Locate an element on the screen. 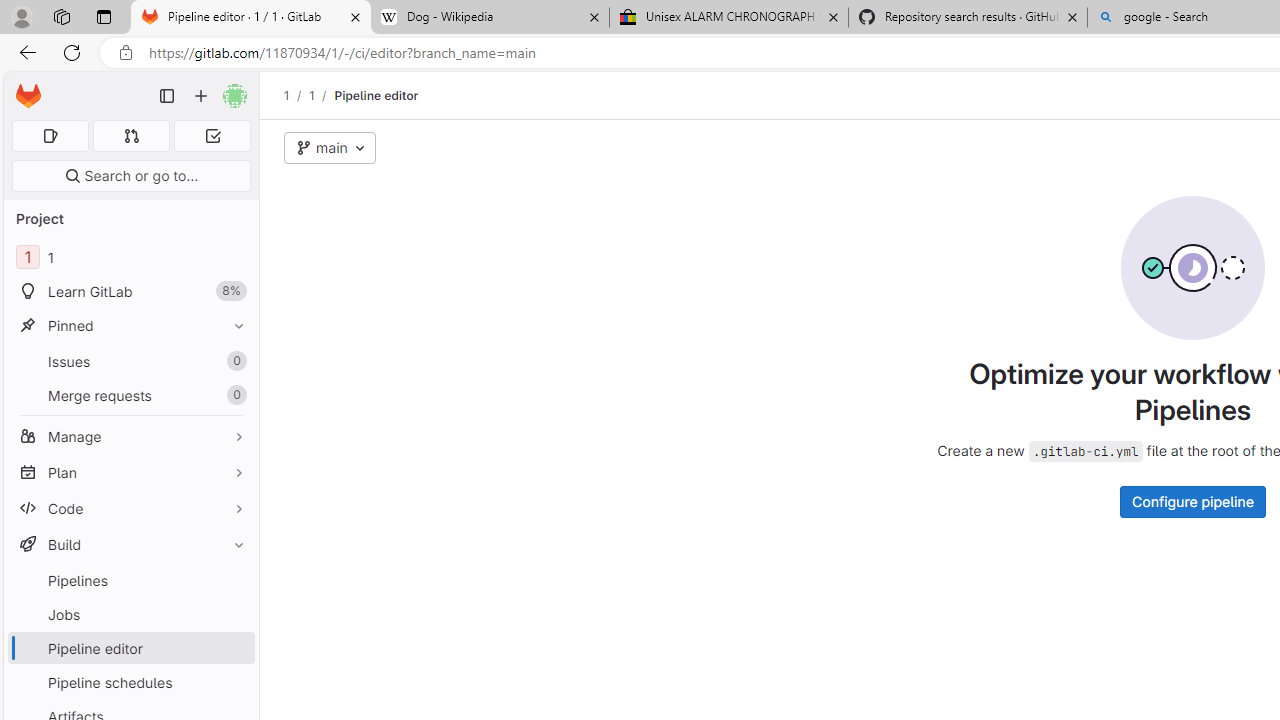 This screenshot has width=1280, height=720. 'Pipelines' is located at coordinates (130, 580).